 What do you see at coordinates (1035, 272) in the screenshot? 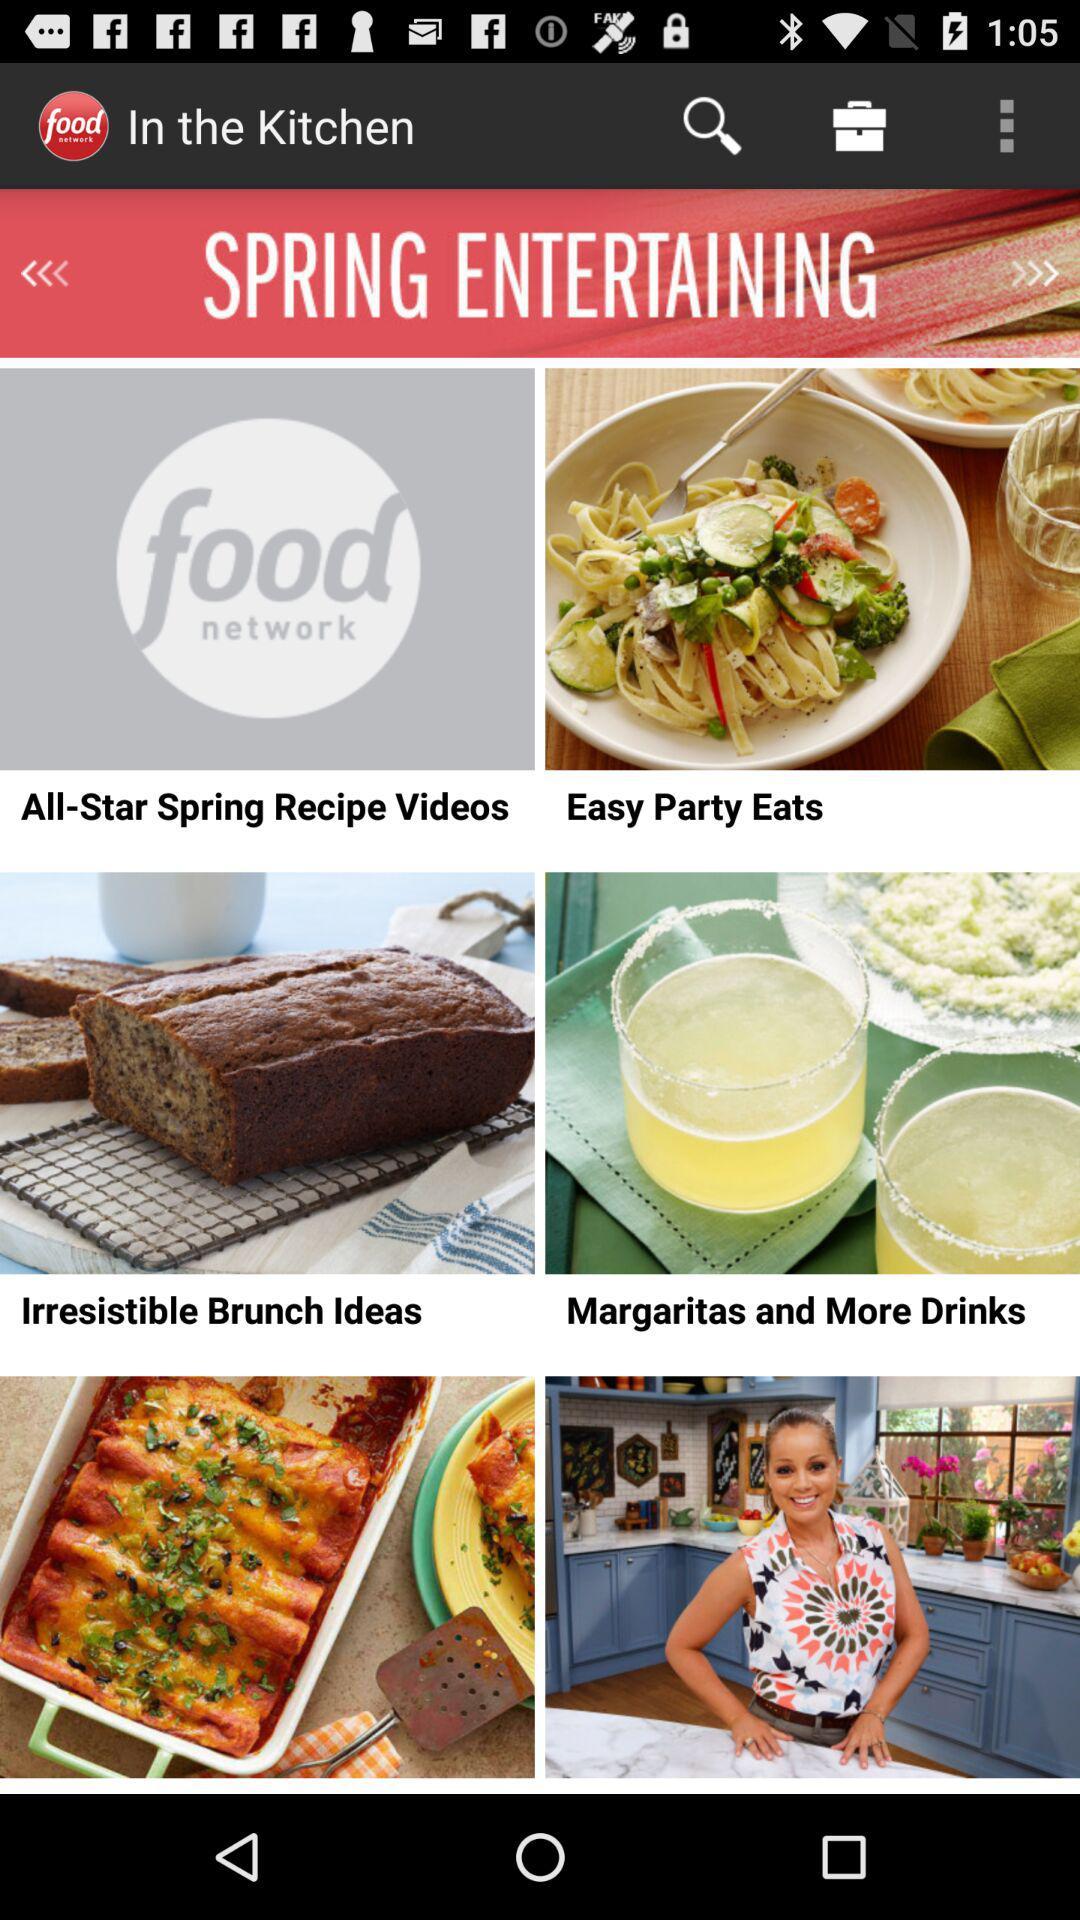
I see `next section` at bounding box center [1035, 272].